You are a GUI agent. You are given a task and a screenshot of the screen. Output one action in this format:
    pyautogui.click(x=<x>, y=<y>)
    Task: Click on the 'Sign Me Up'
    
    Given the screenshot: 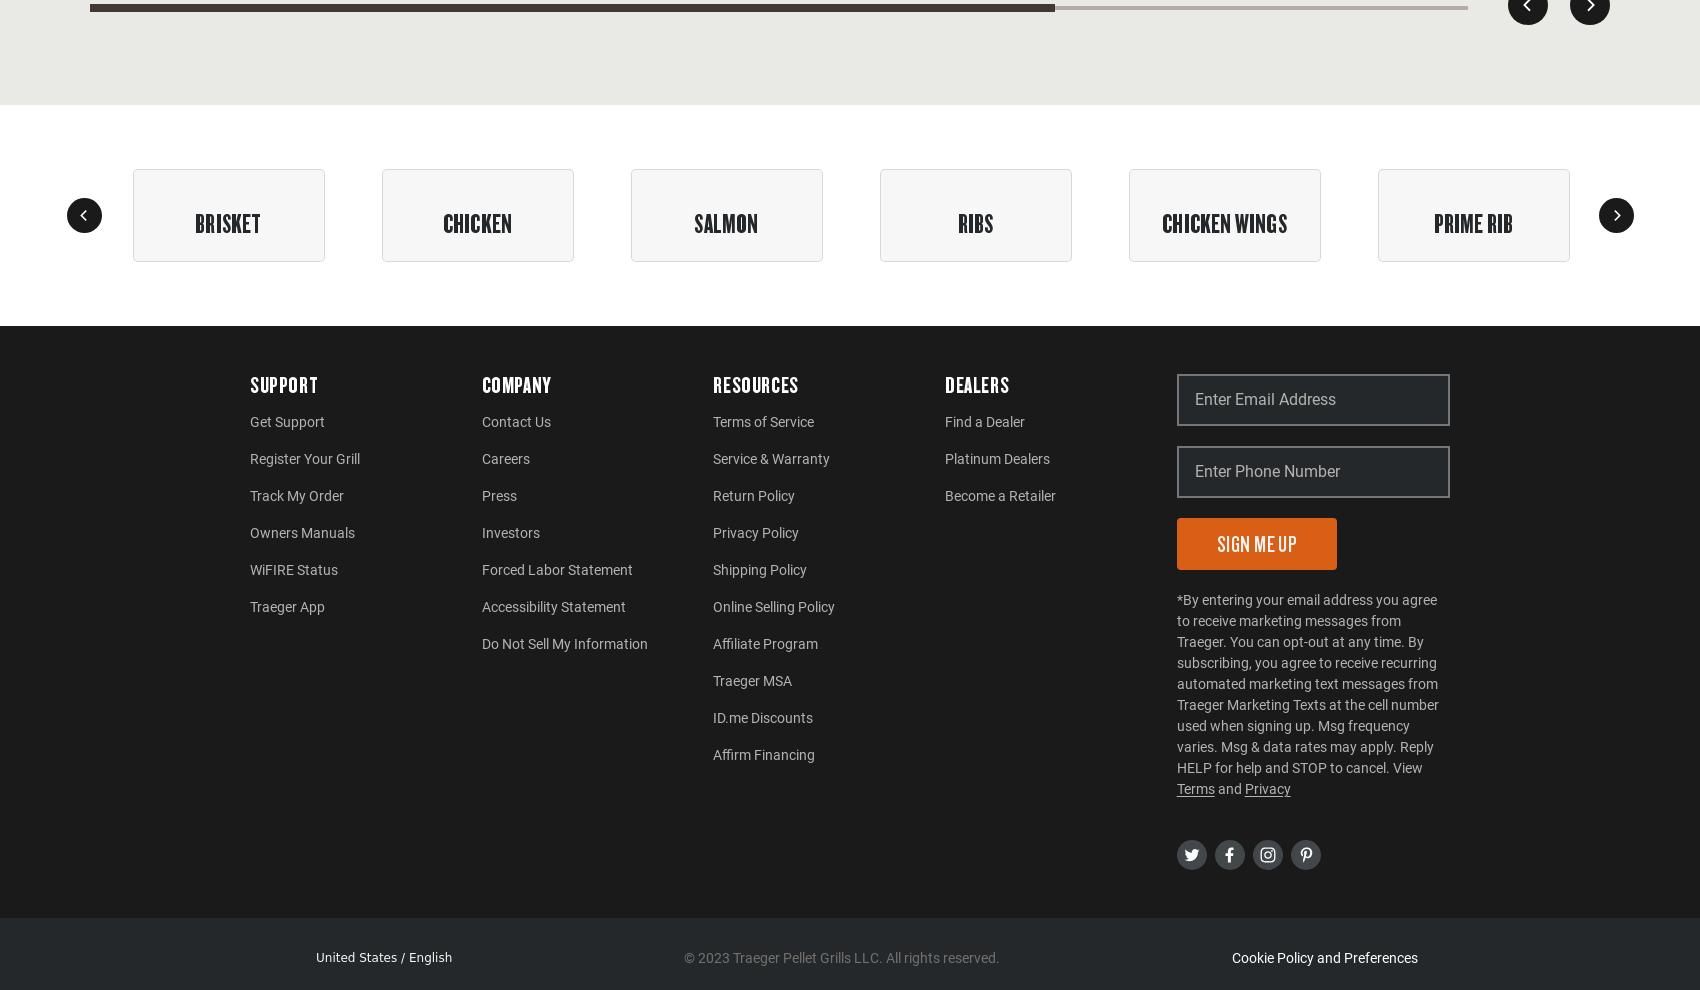 What is the action you would take?
    pyautogui.click(x=1255, y=542)
    